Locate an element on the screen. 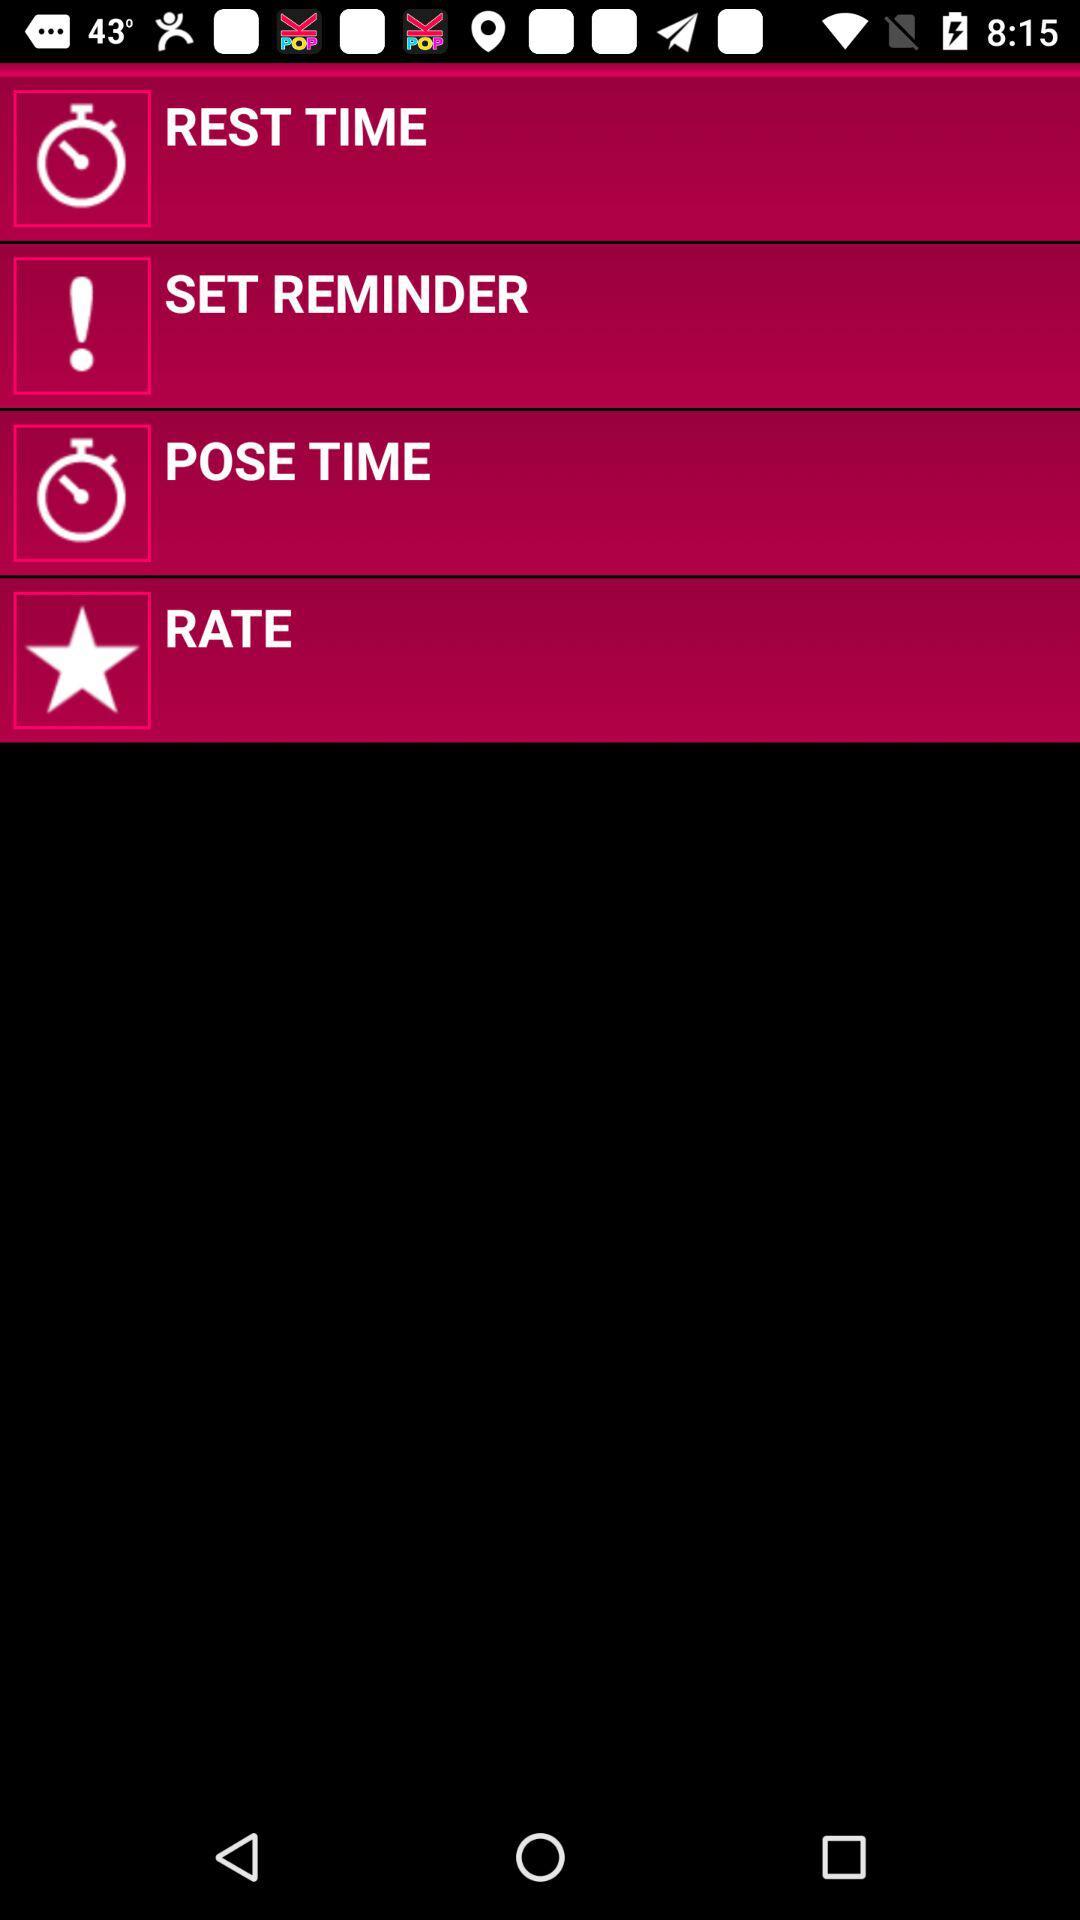 Image resolution: width=1080 pixels, height=1920 pixels. the rest time item is located at coordinates (295, 123).